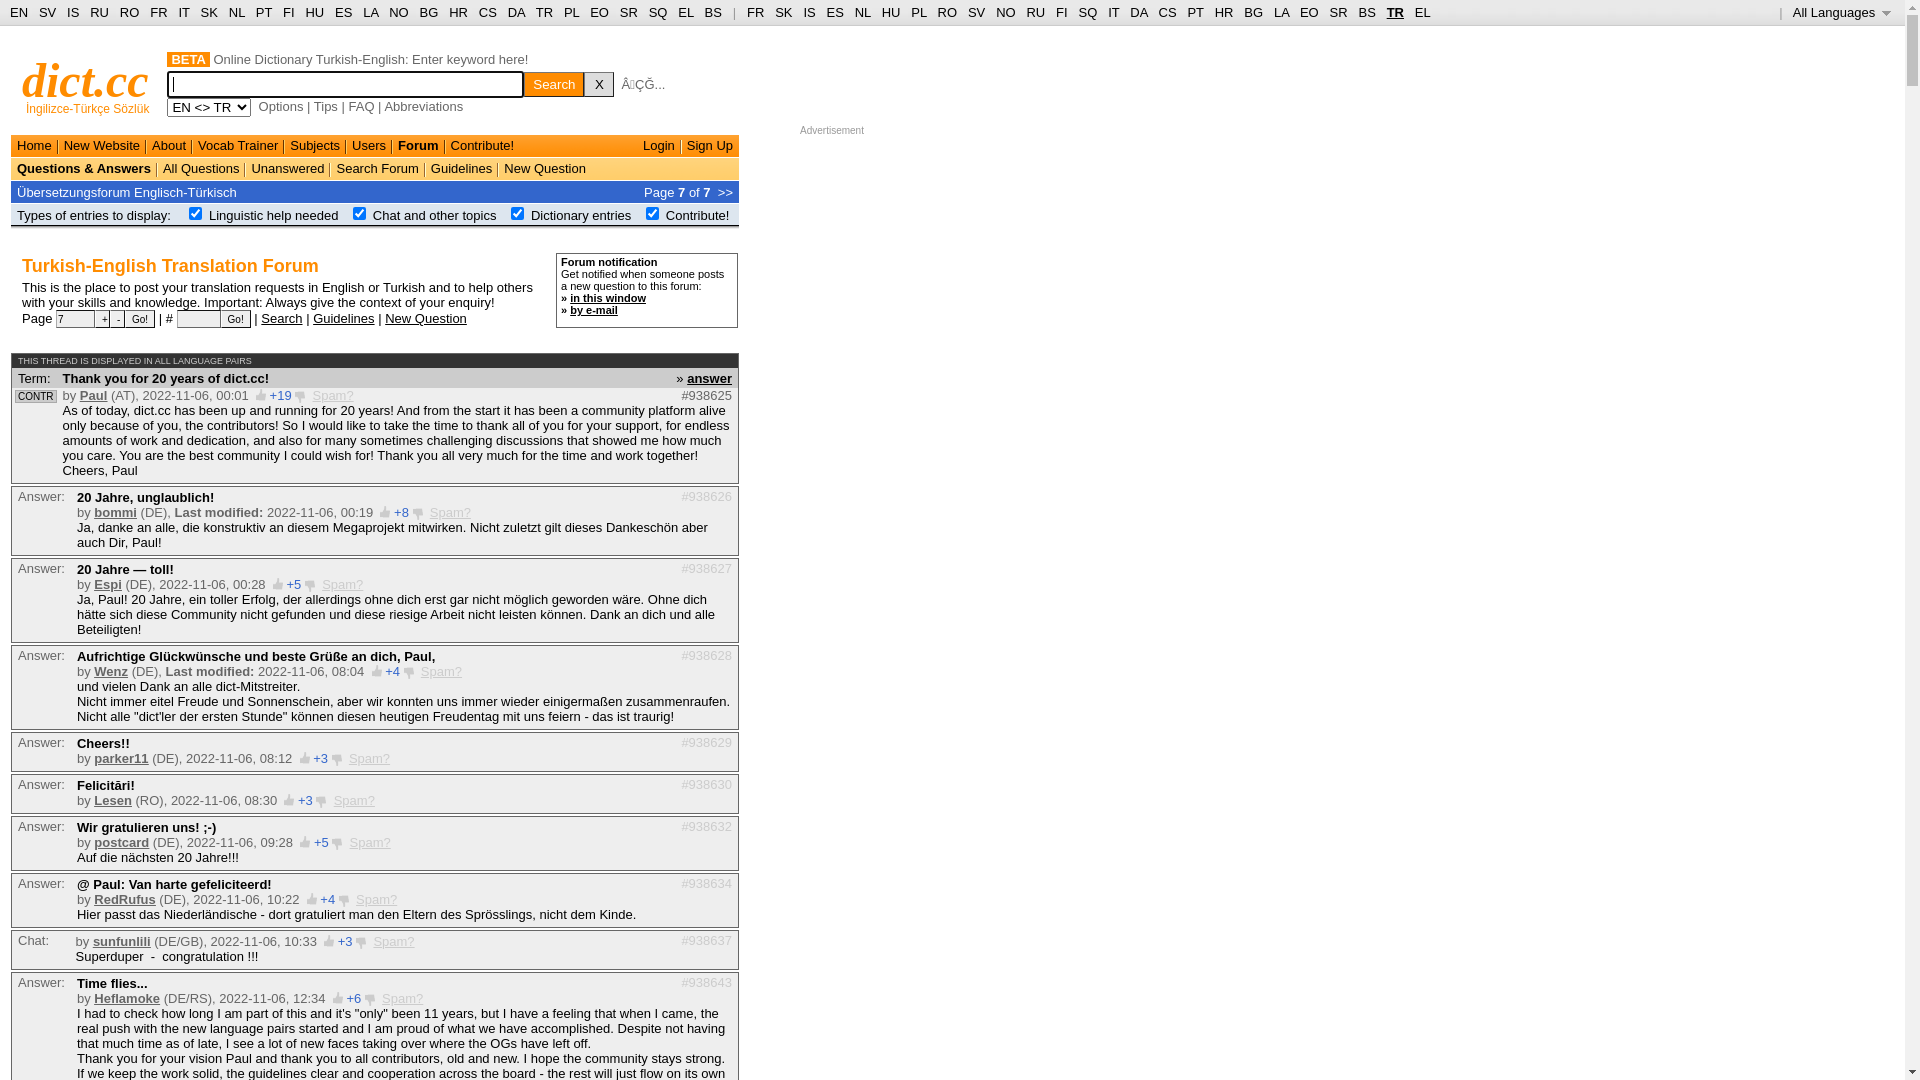 This screenshot has width=1920, height=1080. What do you see at coordinates (434, 215) in the screenshot?
I see `'Chat and other topics'` at bounding box center [434, 215].